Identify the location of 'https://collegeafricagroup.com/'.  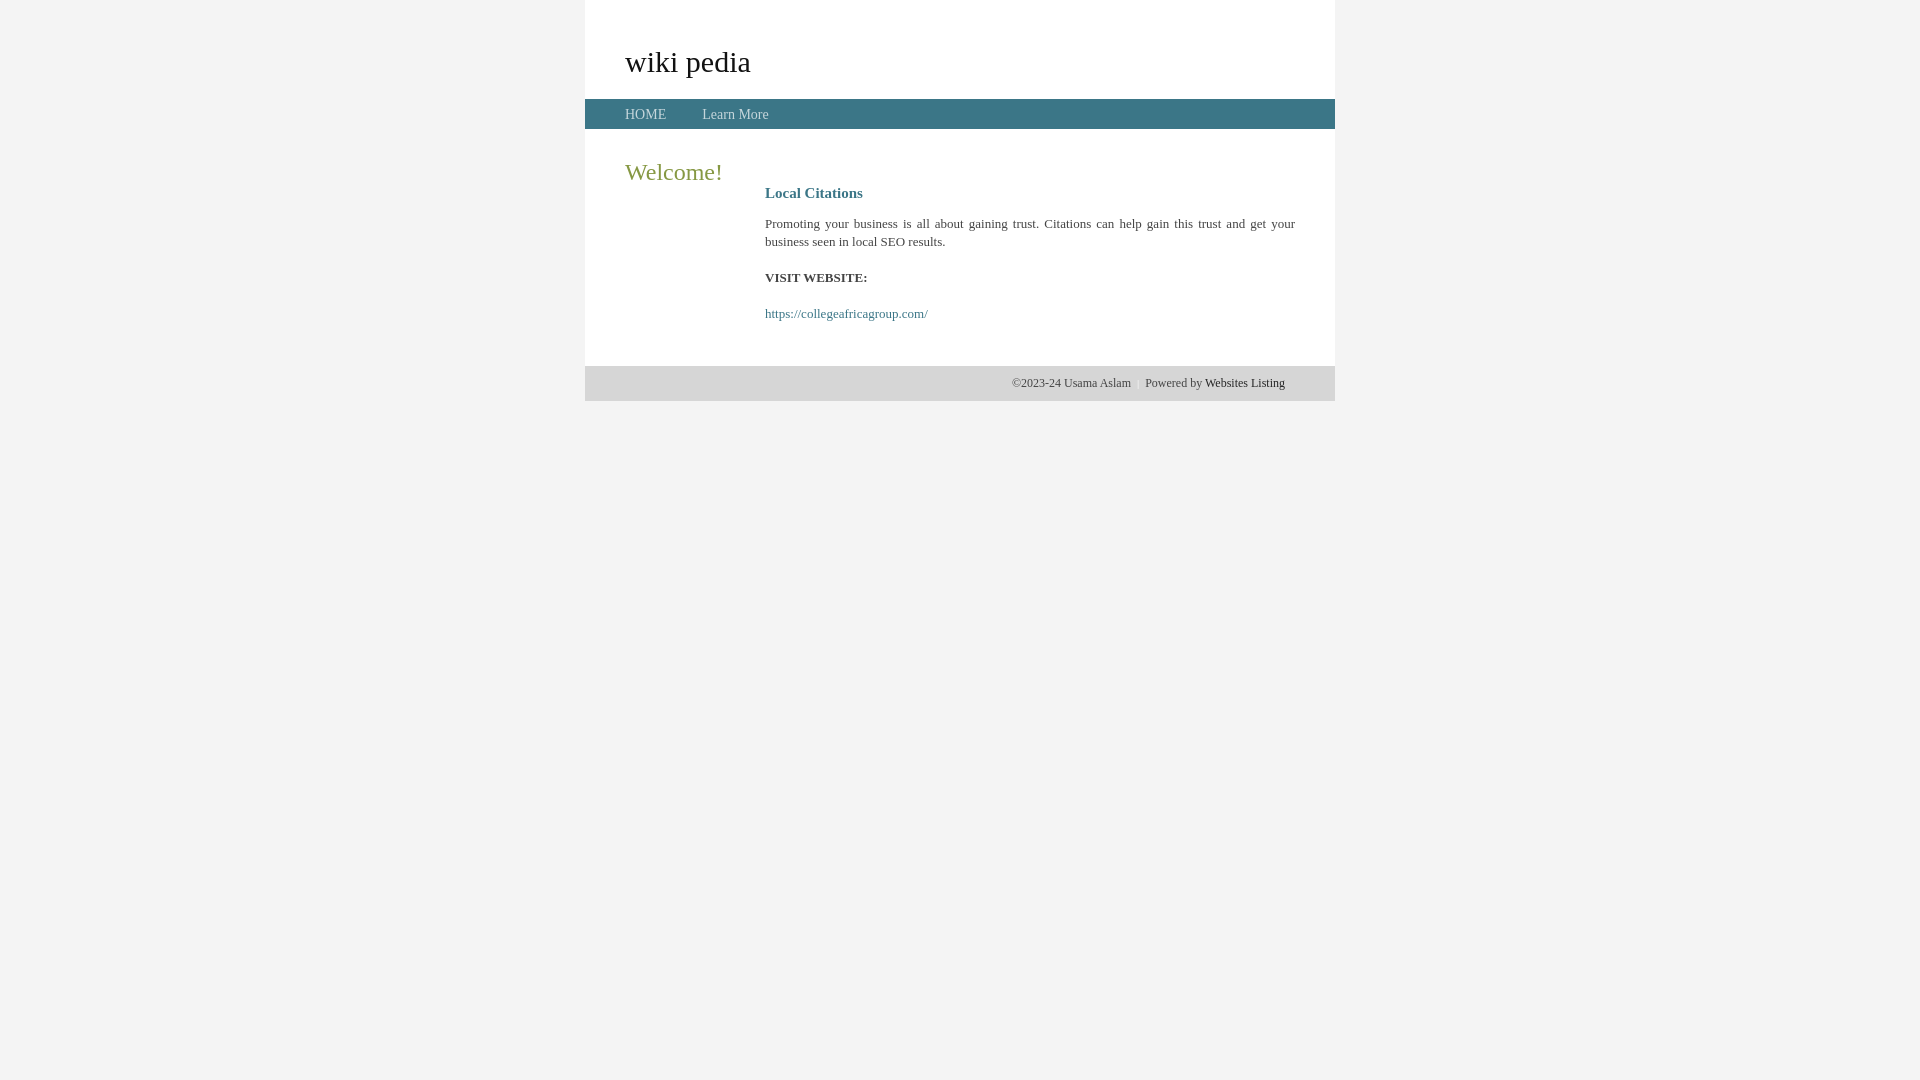
(846, 313).